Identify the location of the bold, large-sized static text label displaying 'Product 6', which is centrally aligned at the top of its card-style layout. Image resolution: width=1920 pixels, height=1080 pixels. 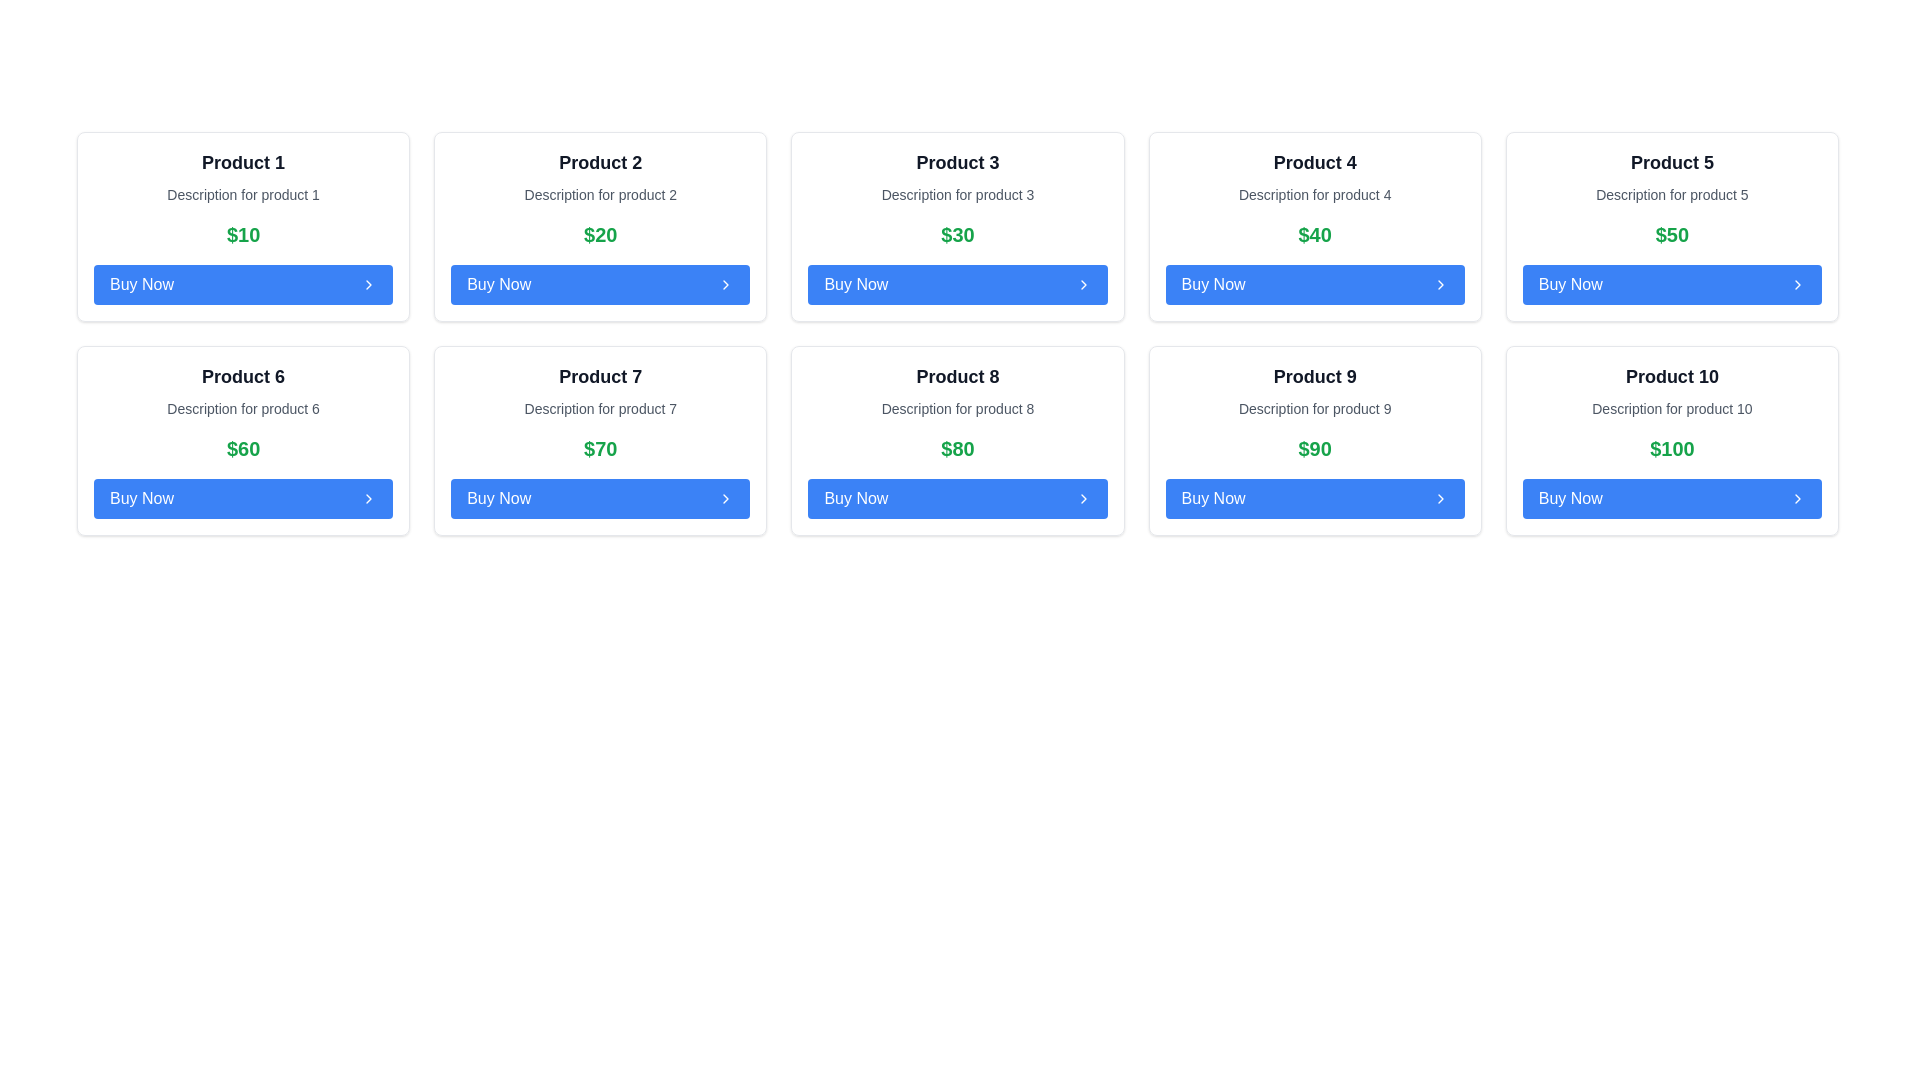
(242, 377).